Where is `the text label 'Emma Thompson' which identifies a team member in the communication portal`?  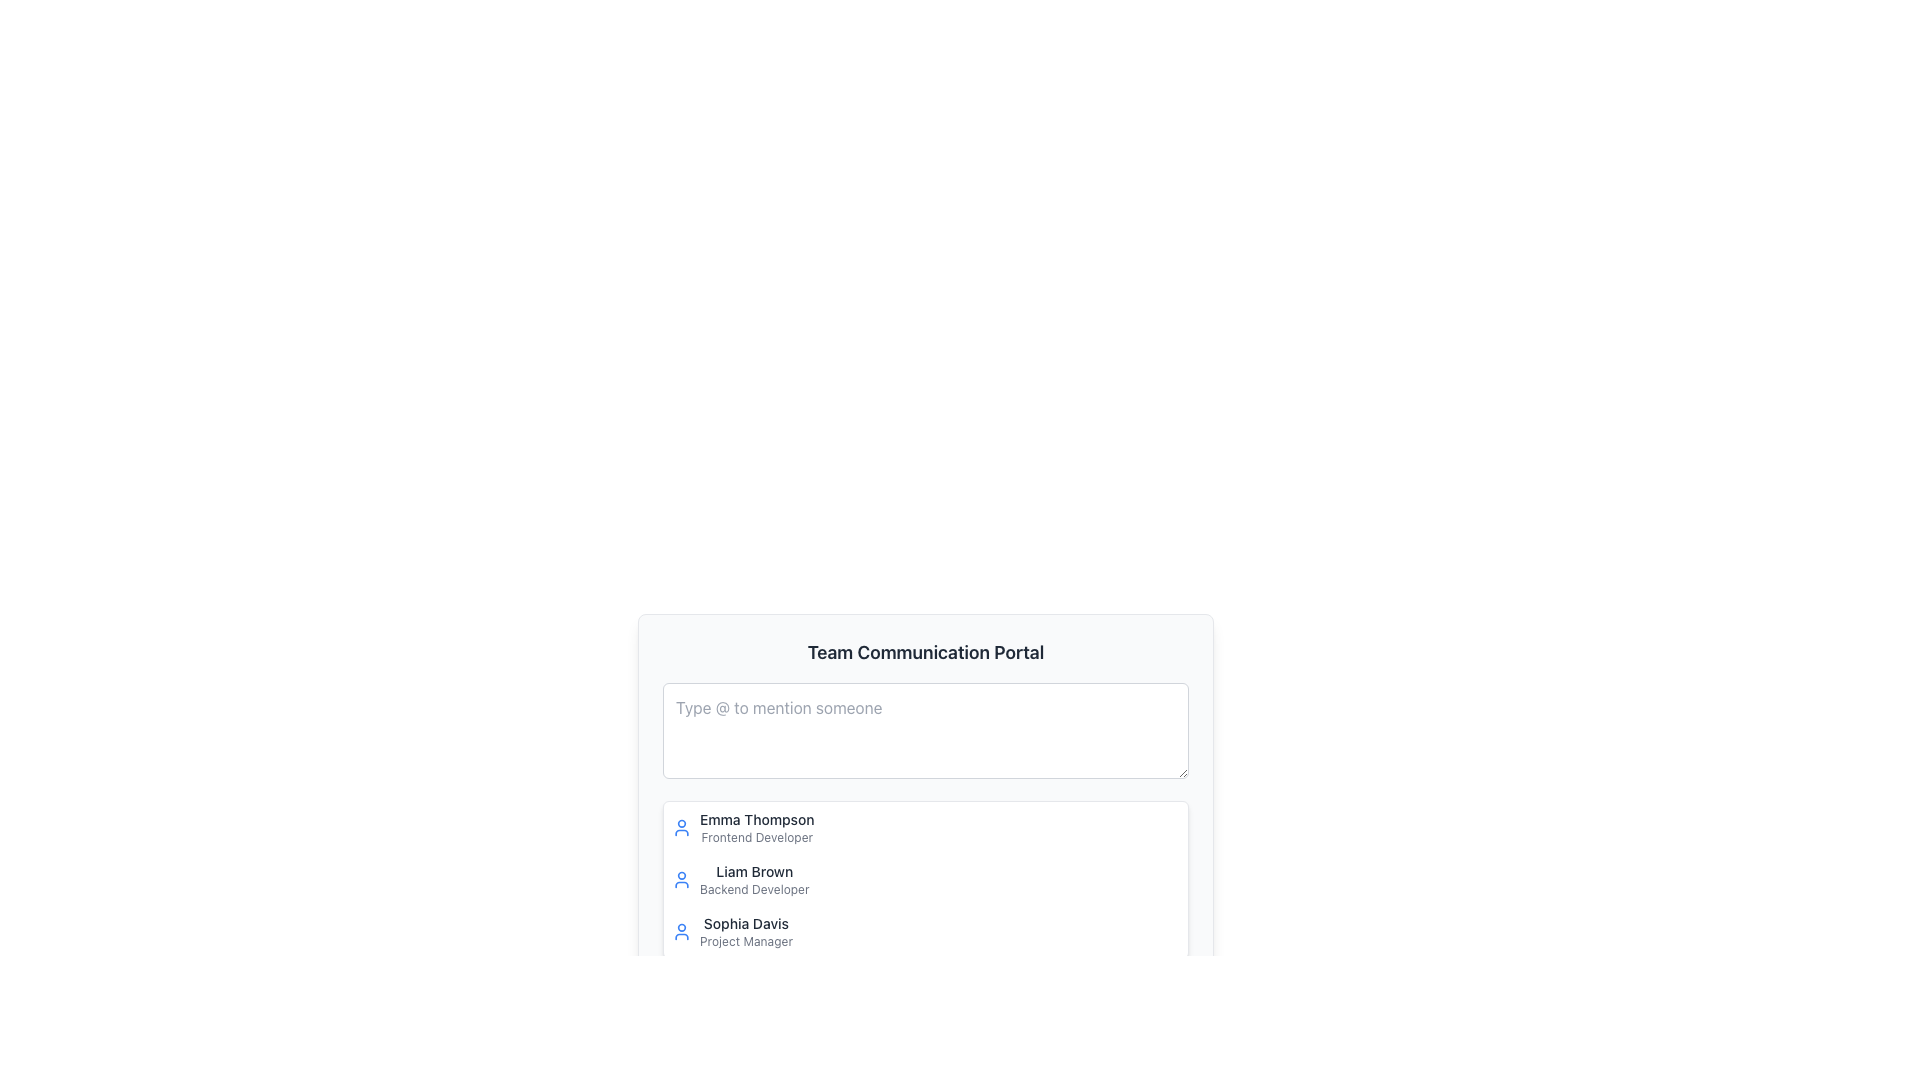
the text label 'Emma Thompson' which identifies a team member in the communication portal is located at coordinates (756, 820).